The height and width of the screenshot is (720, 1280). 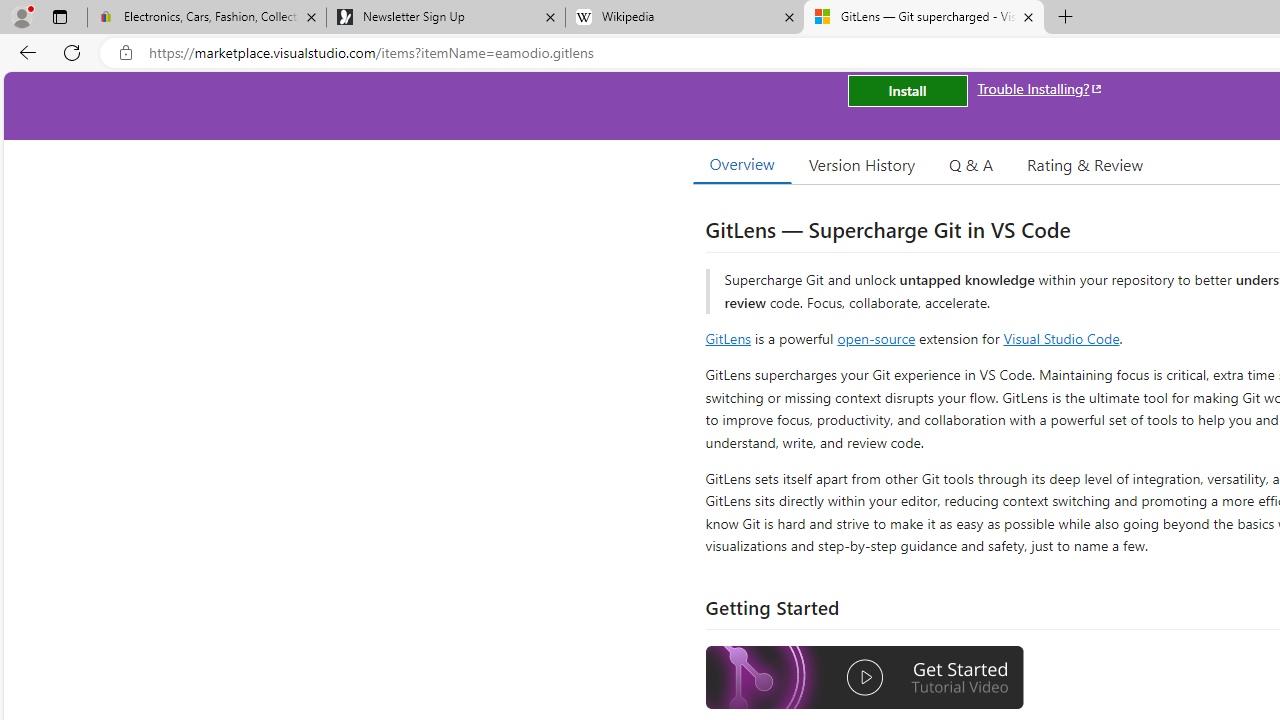 What do you see at coordinates (741, 163) in the screenshot?
I see `'Overview'` at bounding box center [741, 163].